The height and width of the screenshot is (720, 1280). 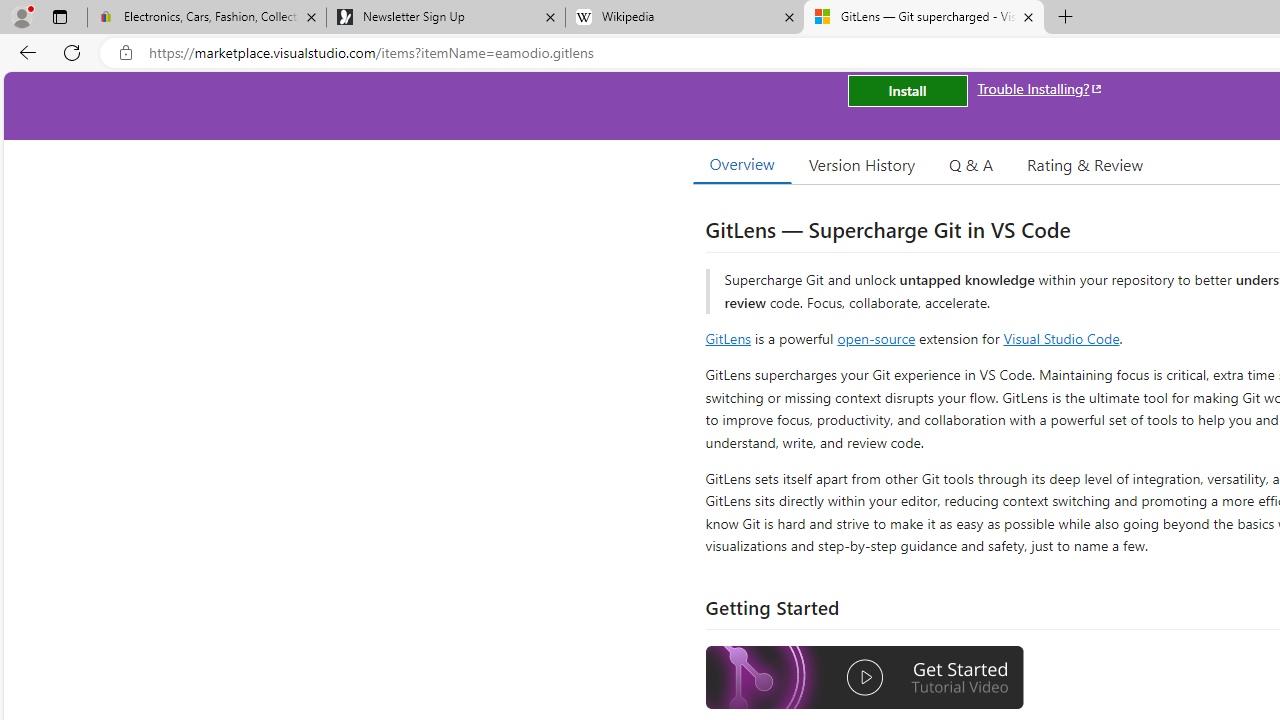 What do you see at coordinates (741, 163) in the screenshot?
I see `'Overview'` at bounding box center [741, 163].